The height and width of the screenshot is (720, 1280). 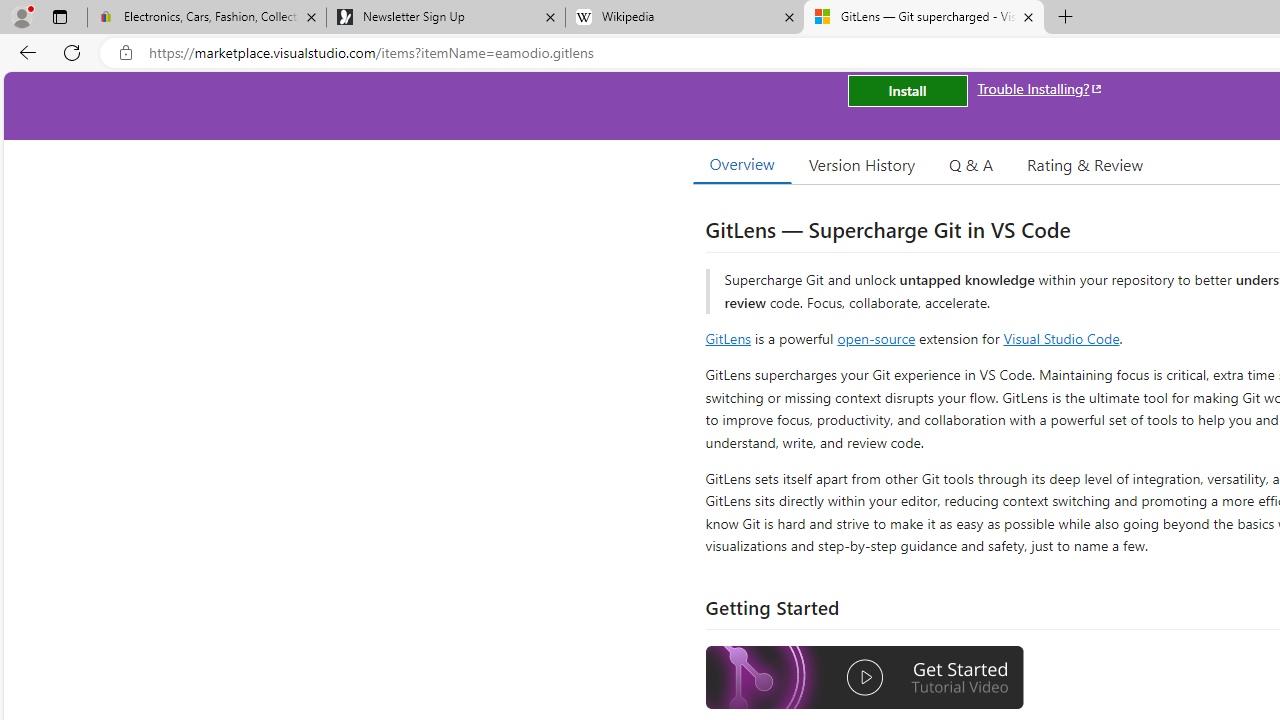 What do you see at coordinates (741, 163) in the screenshot?
I see `'Overview'` at bounding box center [741, 163].